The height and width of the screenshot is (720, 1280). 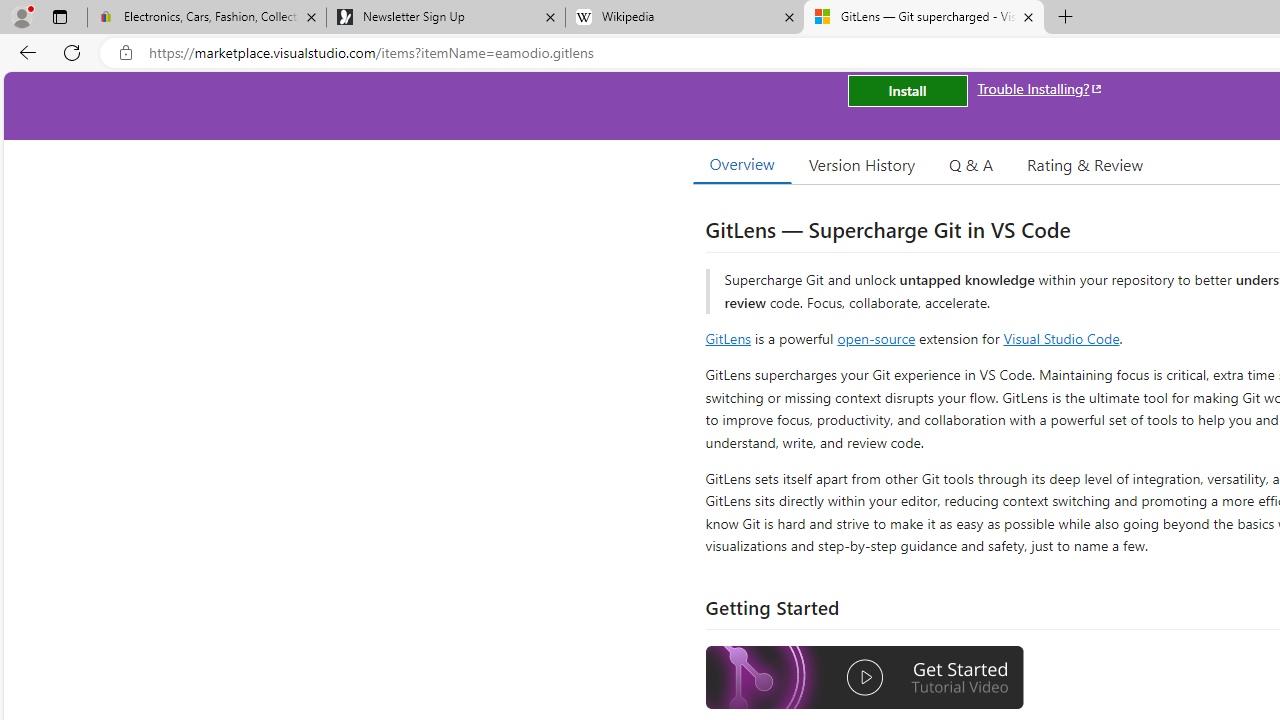 What do you see at coordinates (741, 163) in the screenshot?
I see `'Overview'` at bounding box center [741, 163].